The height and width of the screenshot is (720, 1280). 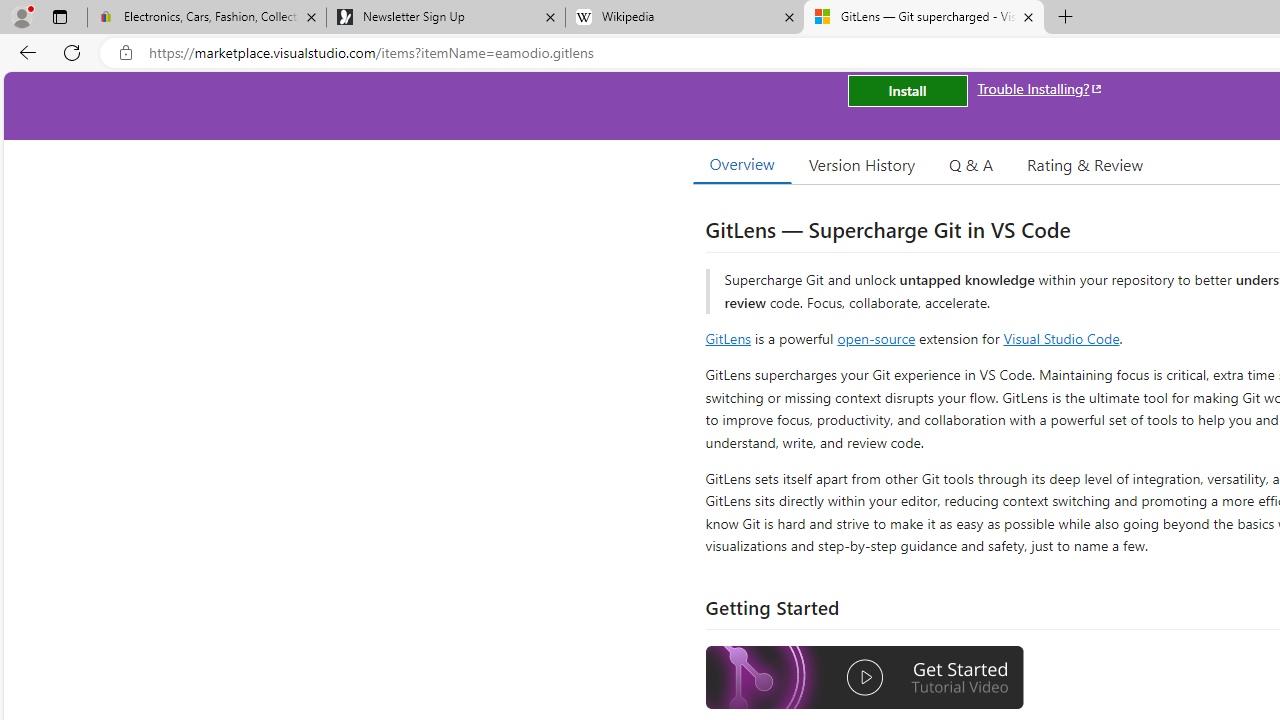 What do you see at coordinates (741, 163) in the screenshot?
I see `'Overview'` at bounding box center [741, 163].